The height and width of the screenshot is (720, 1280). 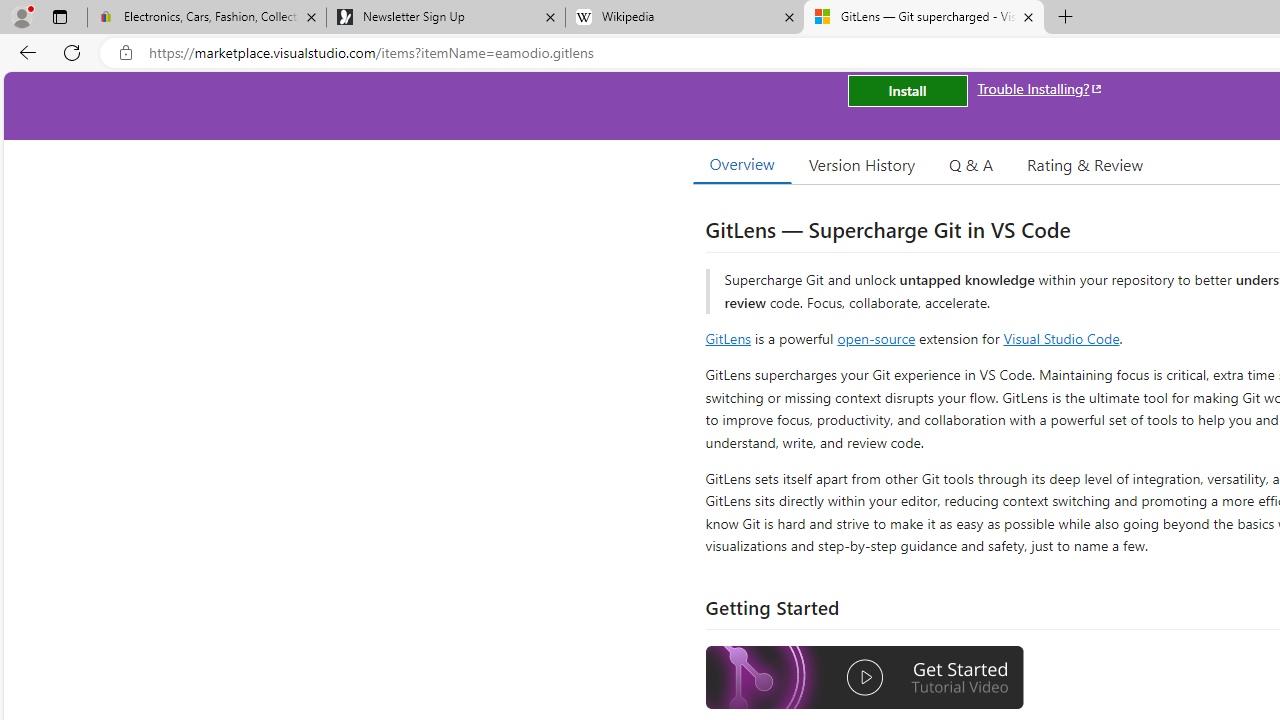 What do you see at coordinates (741, 163) in the screenshot?
I see `'Overview'` at bounding box center [741, 163].